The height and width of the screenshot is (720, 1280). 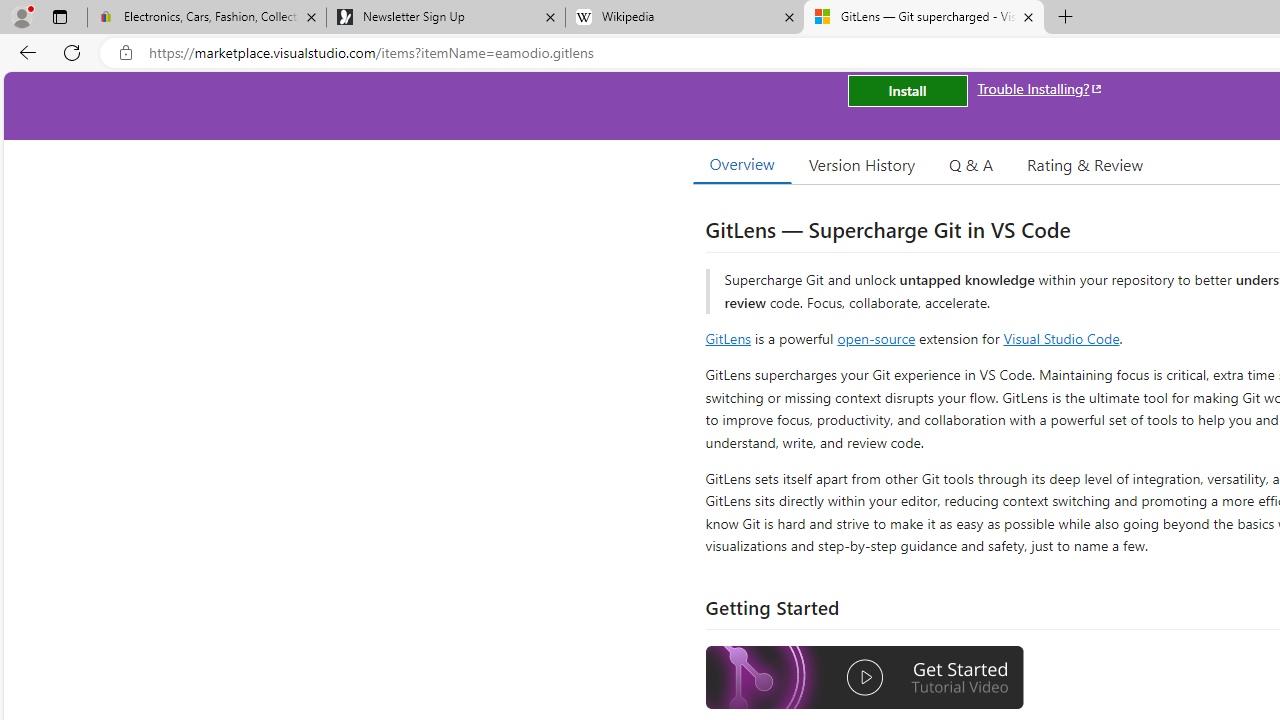 What do you see at coordinates (741, 163) in the screenshot?
I see `'Overview'` at bounding box center [741, 163].